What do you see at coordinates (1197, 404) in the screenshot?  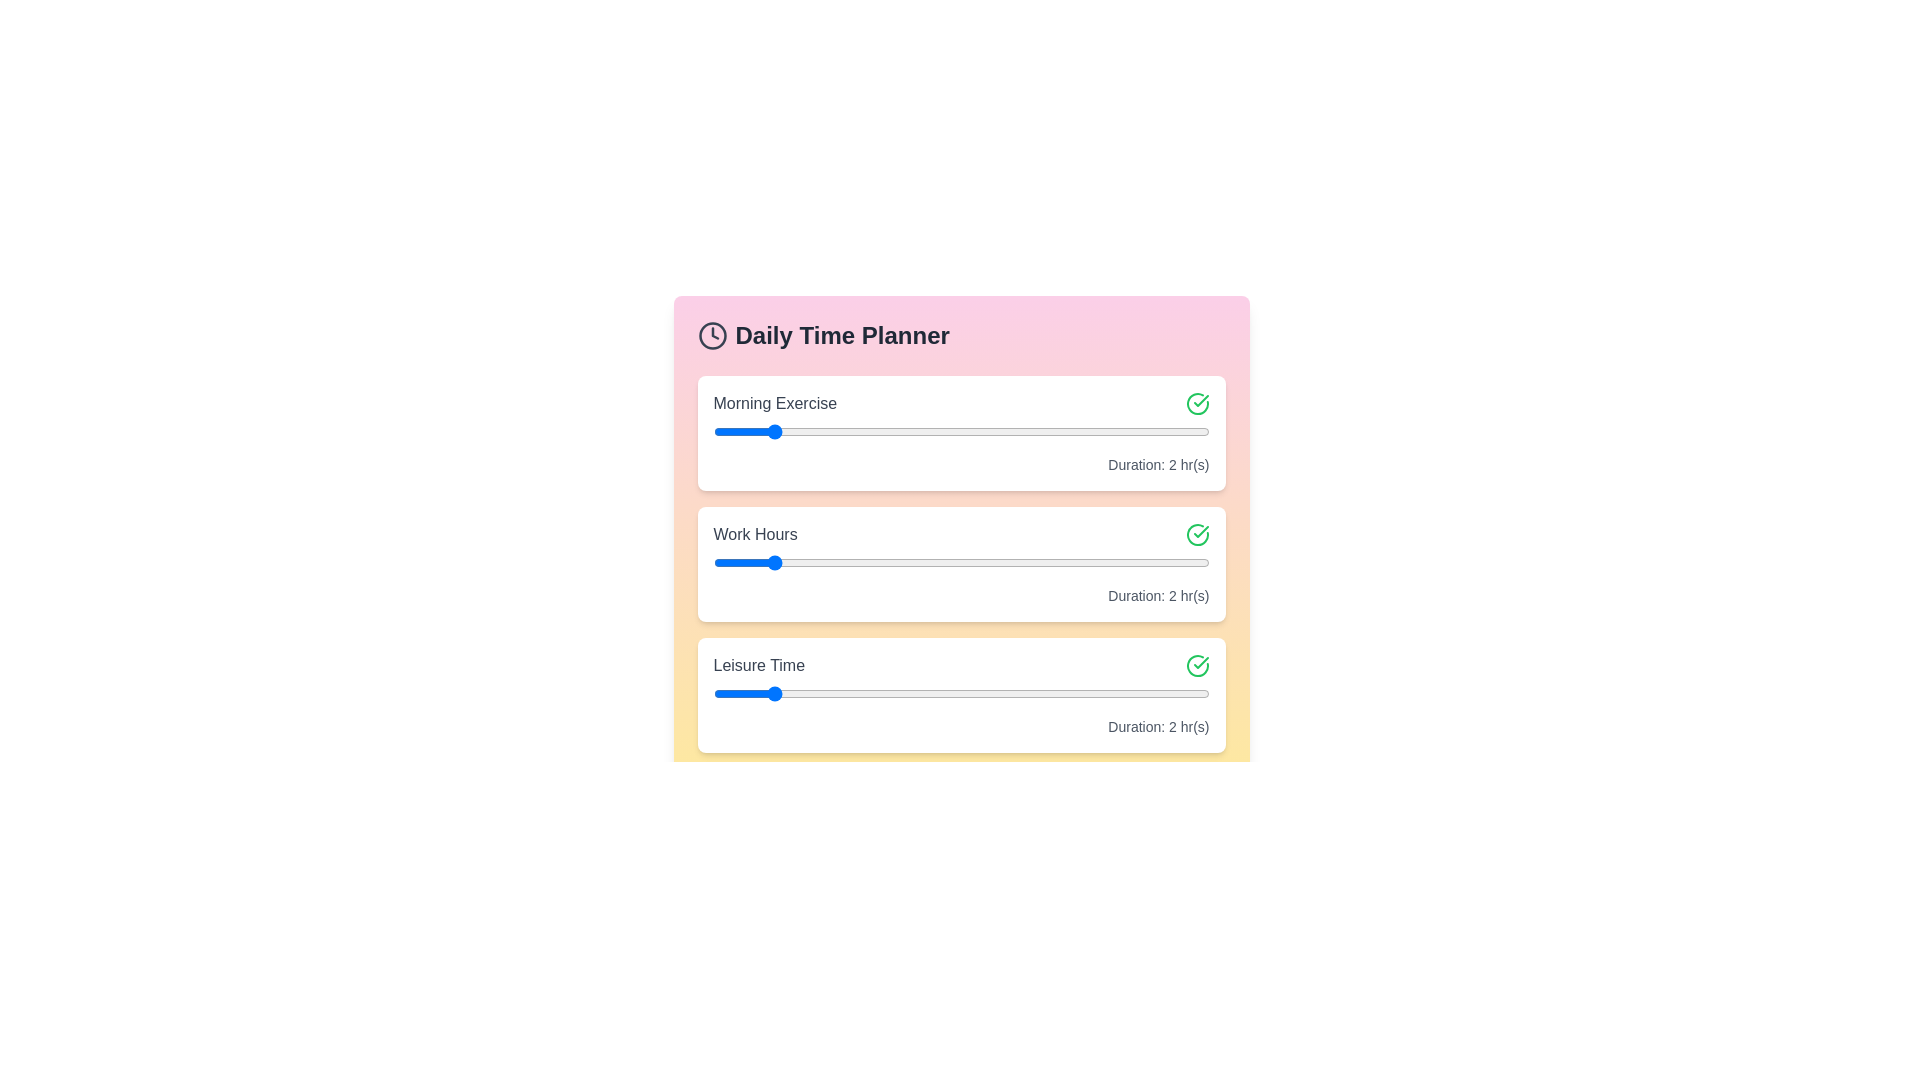 I see `the checkmark icon next to the task 'Morning Exercise'` at bounding box center [1197, 404].